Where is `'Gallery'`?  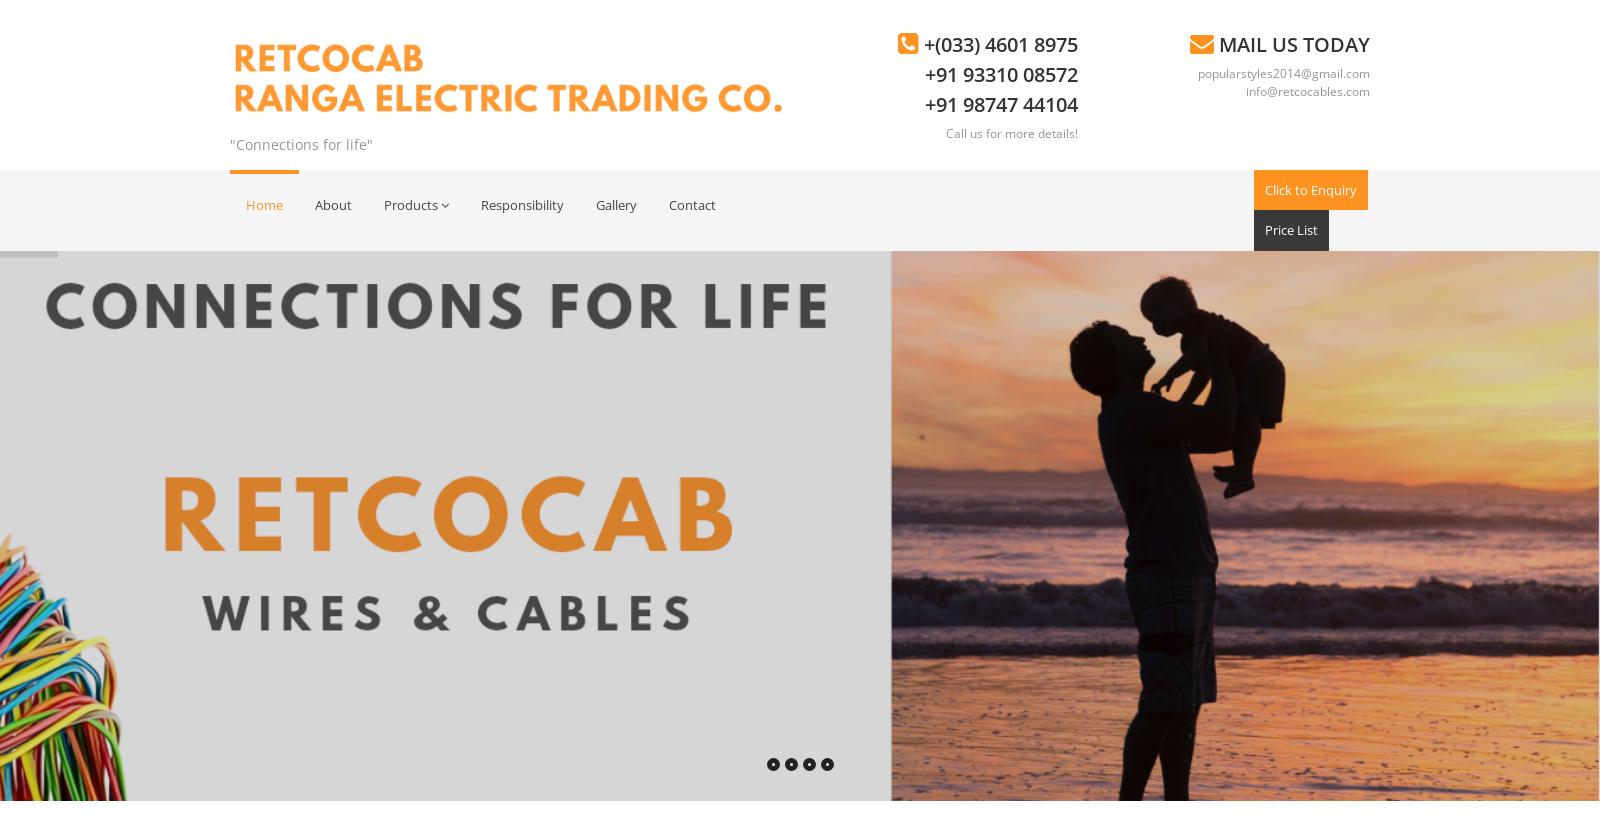
'Gallery' is located at coordinates (616, 203).